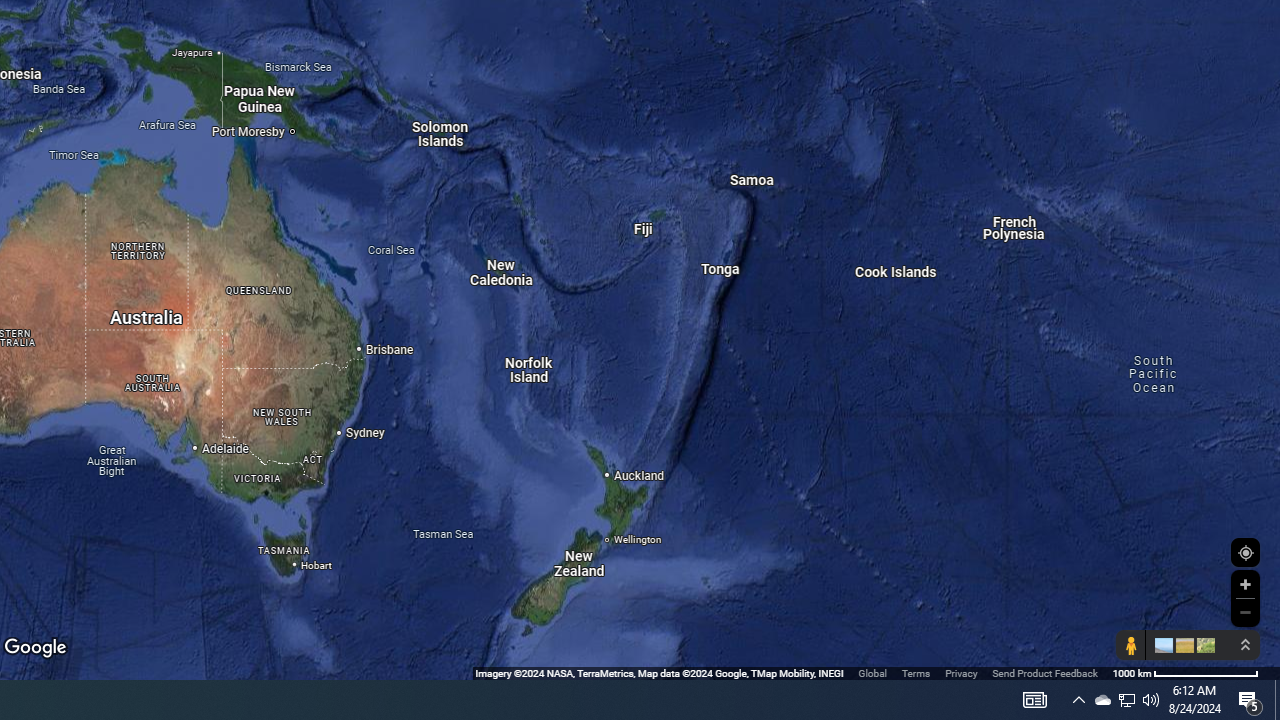 This screenshot has height=720, width=1280. Describe the element at coordinates (961, 673) in the screenshot. I see `'Privacy'` at that location.